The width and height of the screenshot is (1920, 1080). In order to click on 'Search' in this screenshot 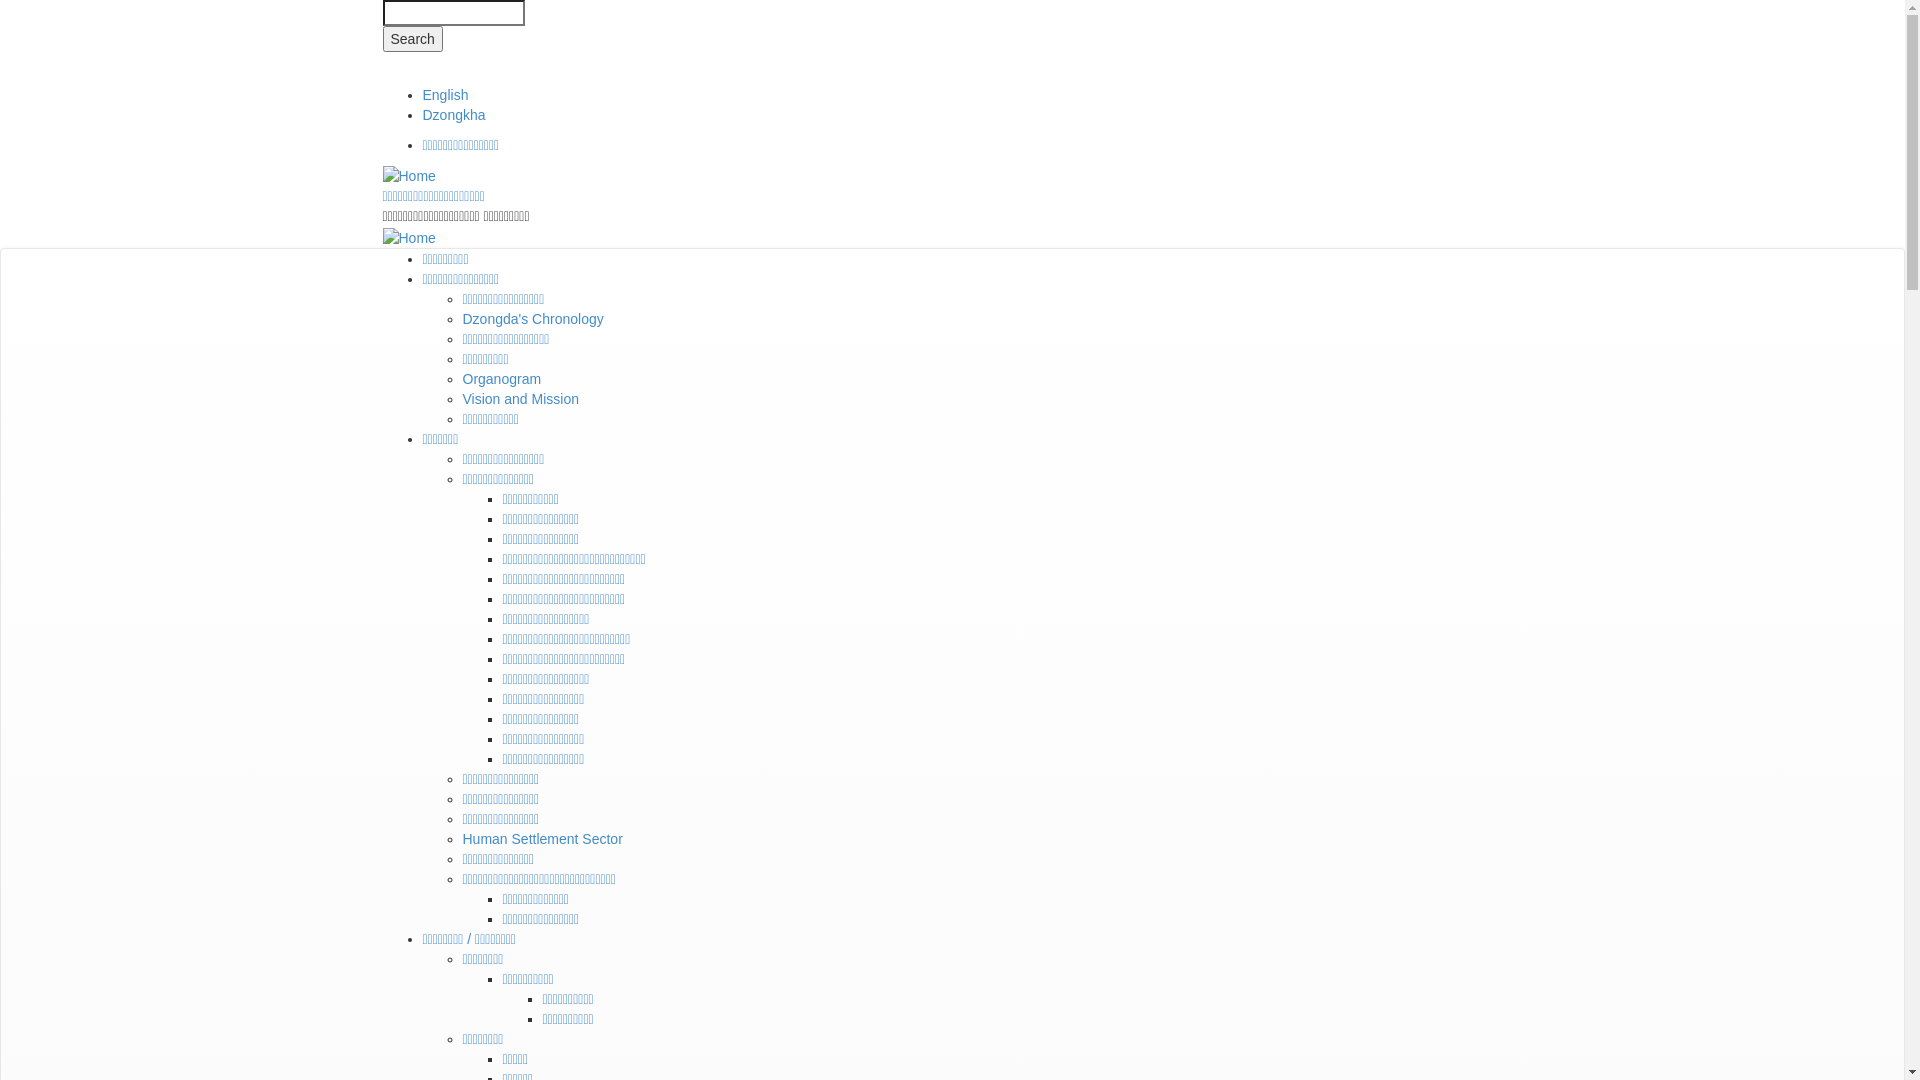, I will do `click(411, 38)`.